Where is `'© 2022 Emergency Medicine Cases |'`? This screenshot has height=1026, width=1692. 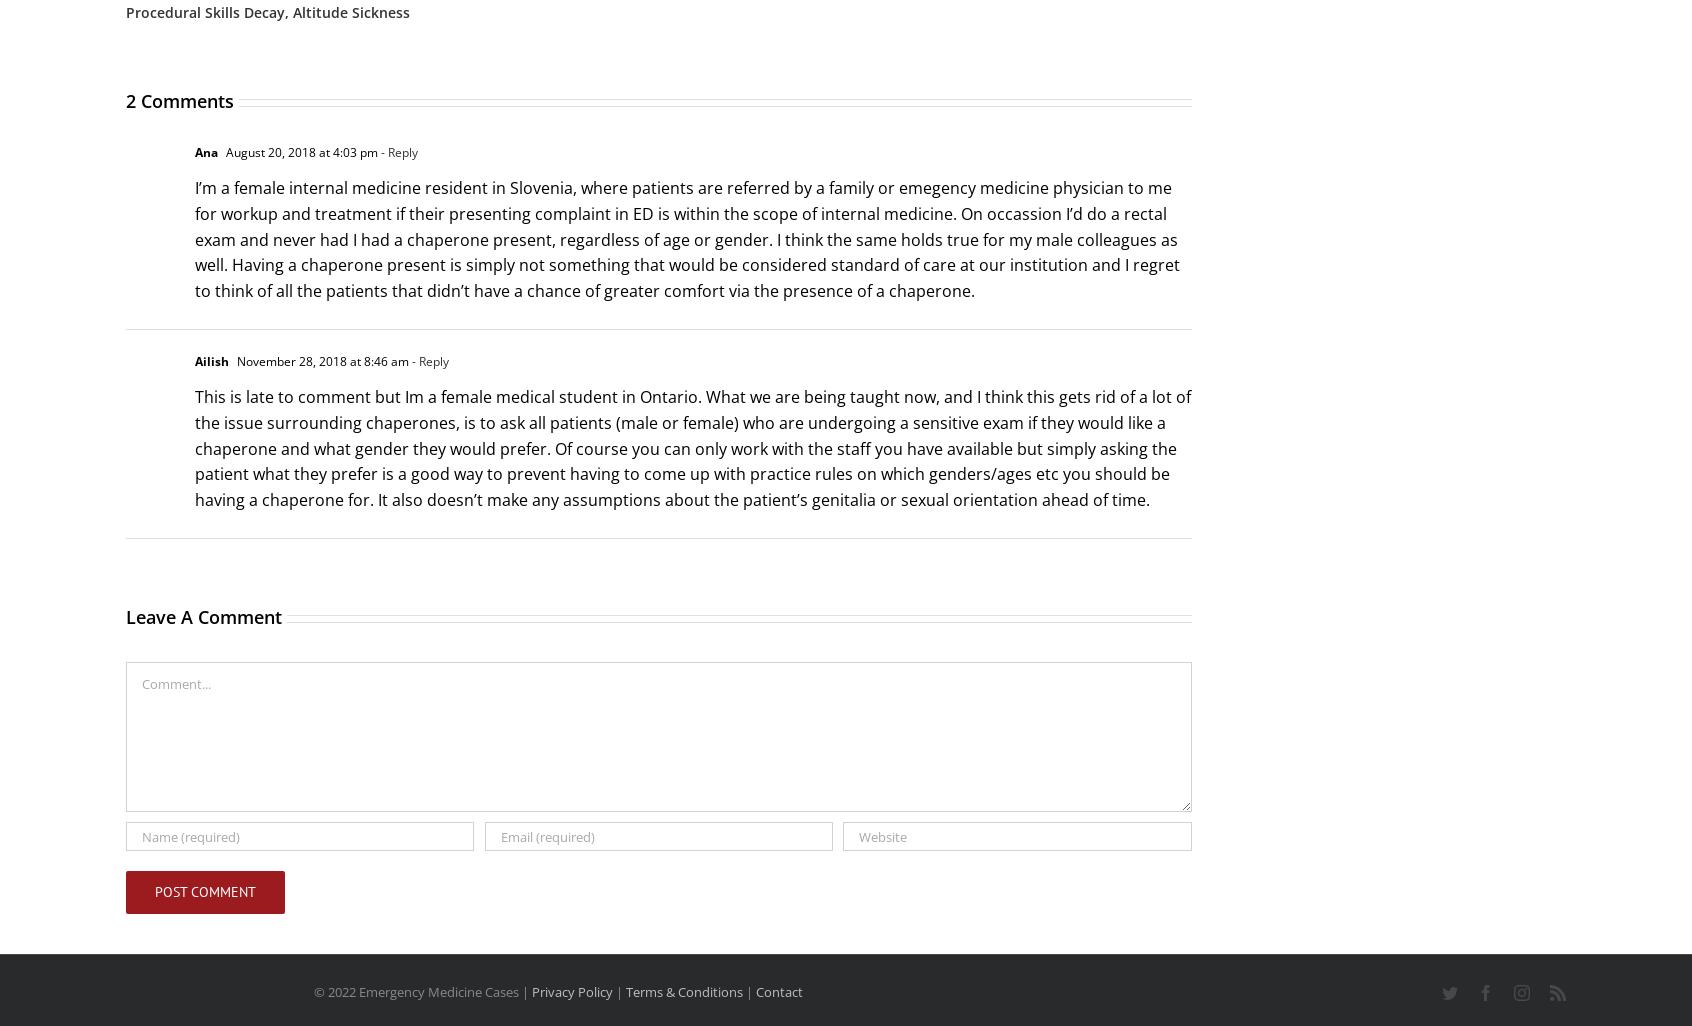 '© 2022 Emergency Medicine Cases |' is located at coordinates (421, 991).